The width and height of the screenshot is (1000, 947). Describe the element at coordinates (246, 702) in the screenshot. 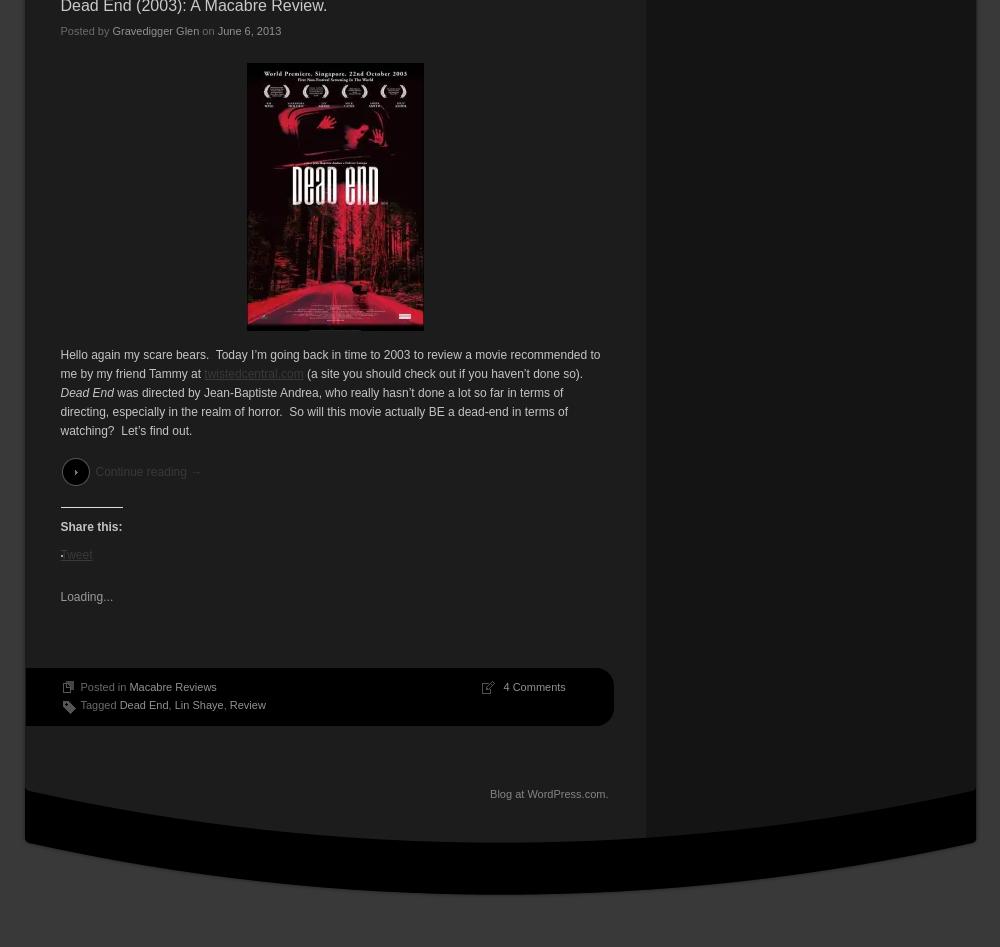

I see `'Review'` at that location.